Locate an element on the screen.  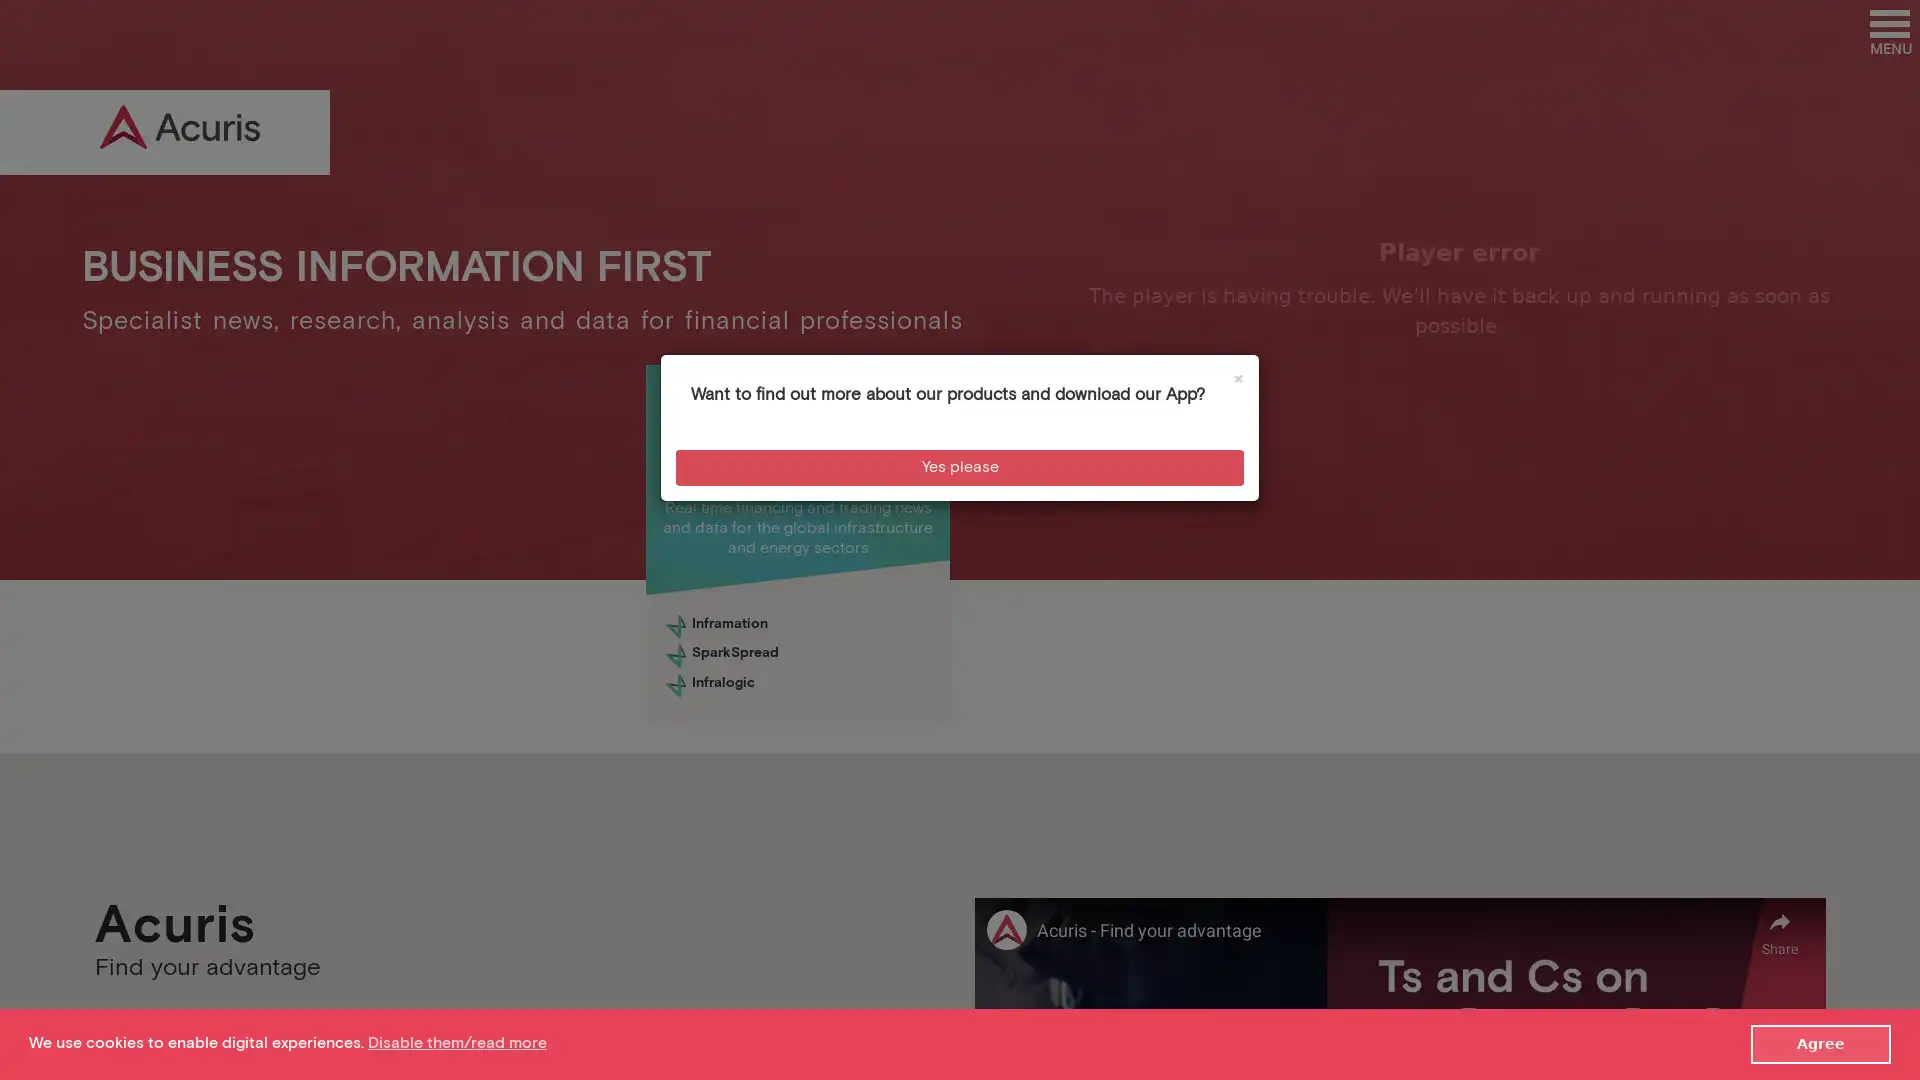
dismiss cookie message is located at coordinates (1820, 1043).